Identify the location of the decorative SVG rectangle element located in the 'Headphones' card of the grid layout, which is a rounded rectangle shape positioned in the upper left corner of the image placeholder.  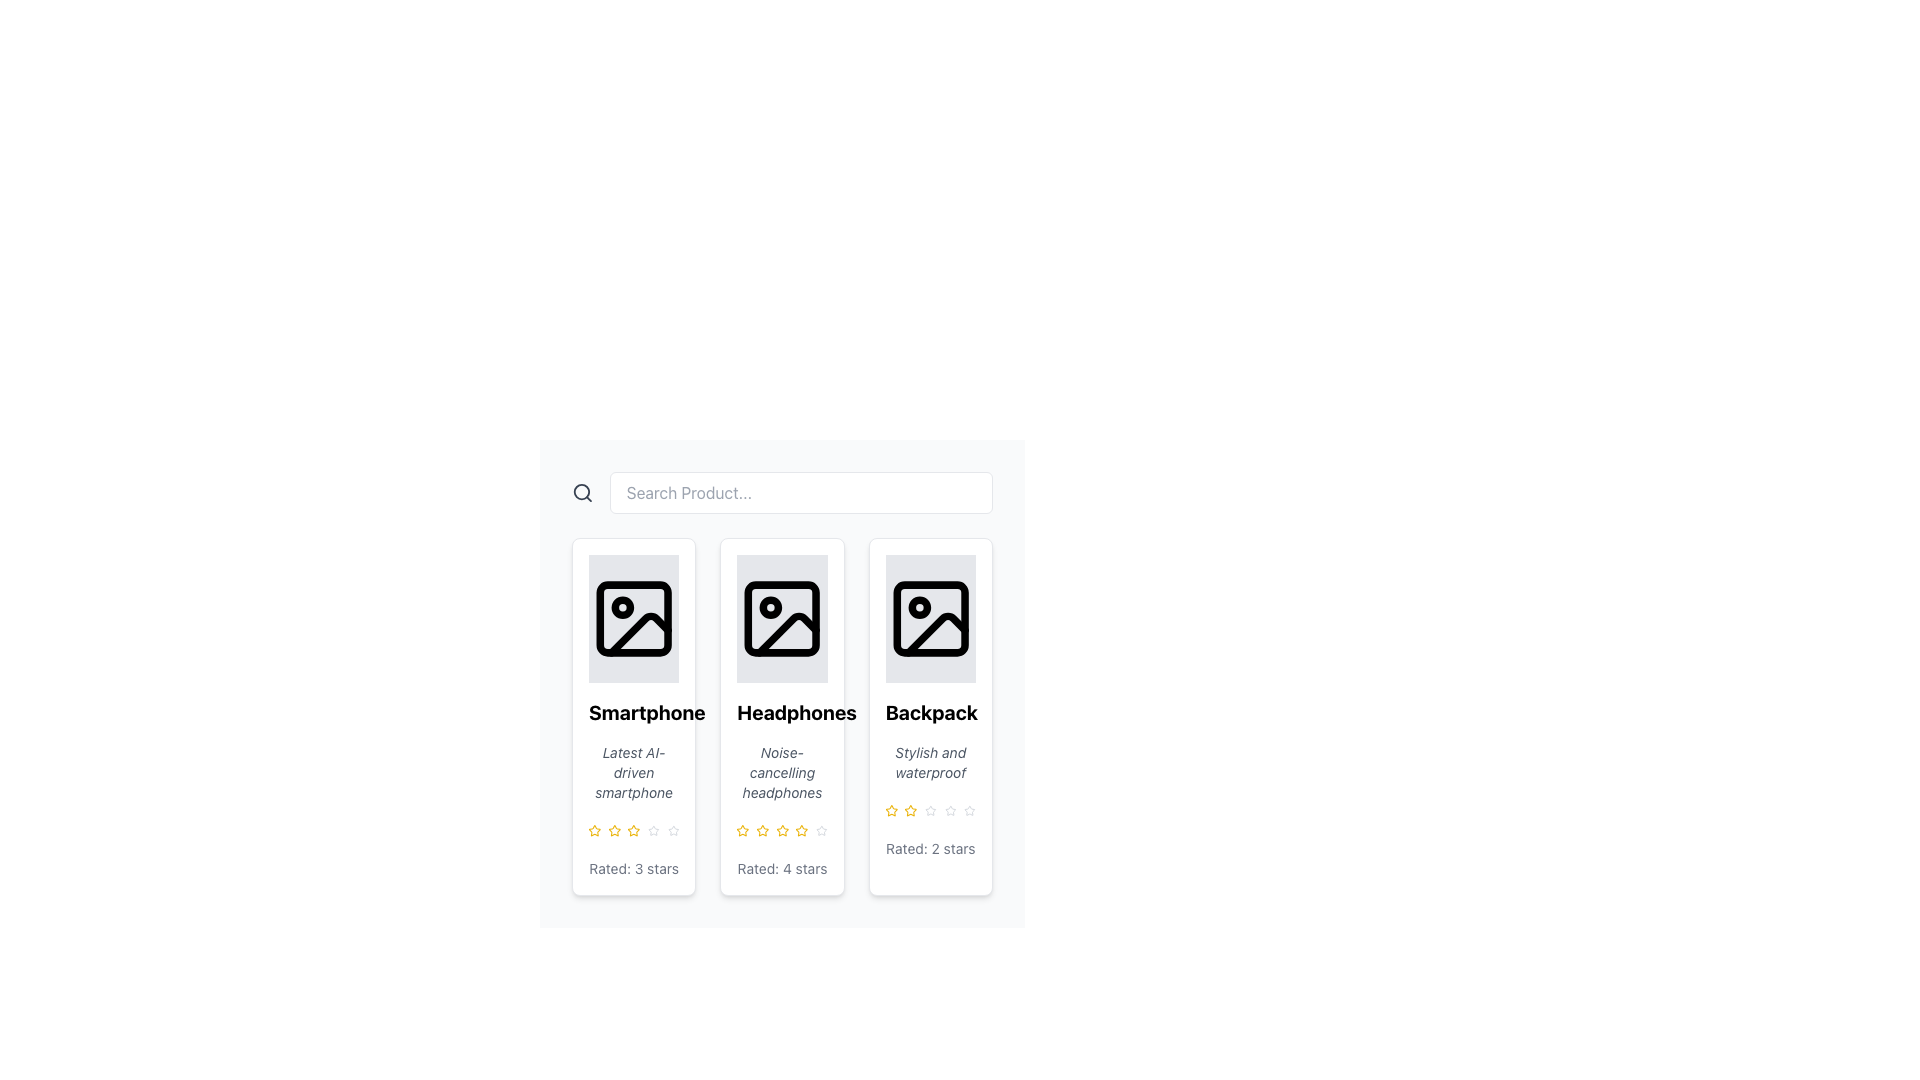
(781, 617).